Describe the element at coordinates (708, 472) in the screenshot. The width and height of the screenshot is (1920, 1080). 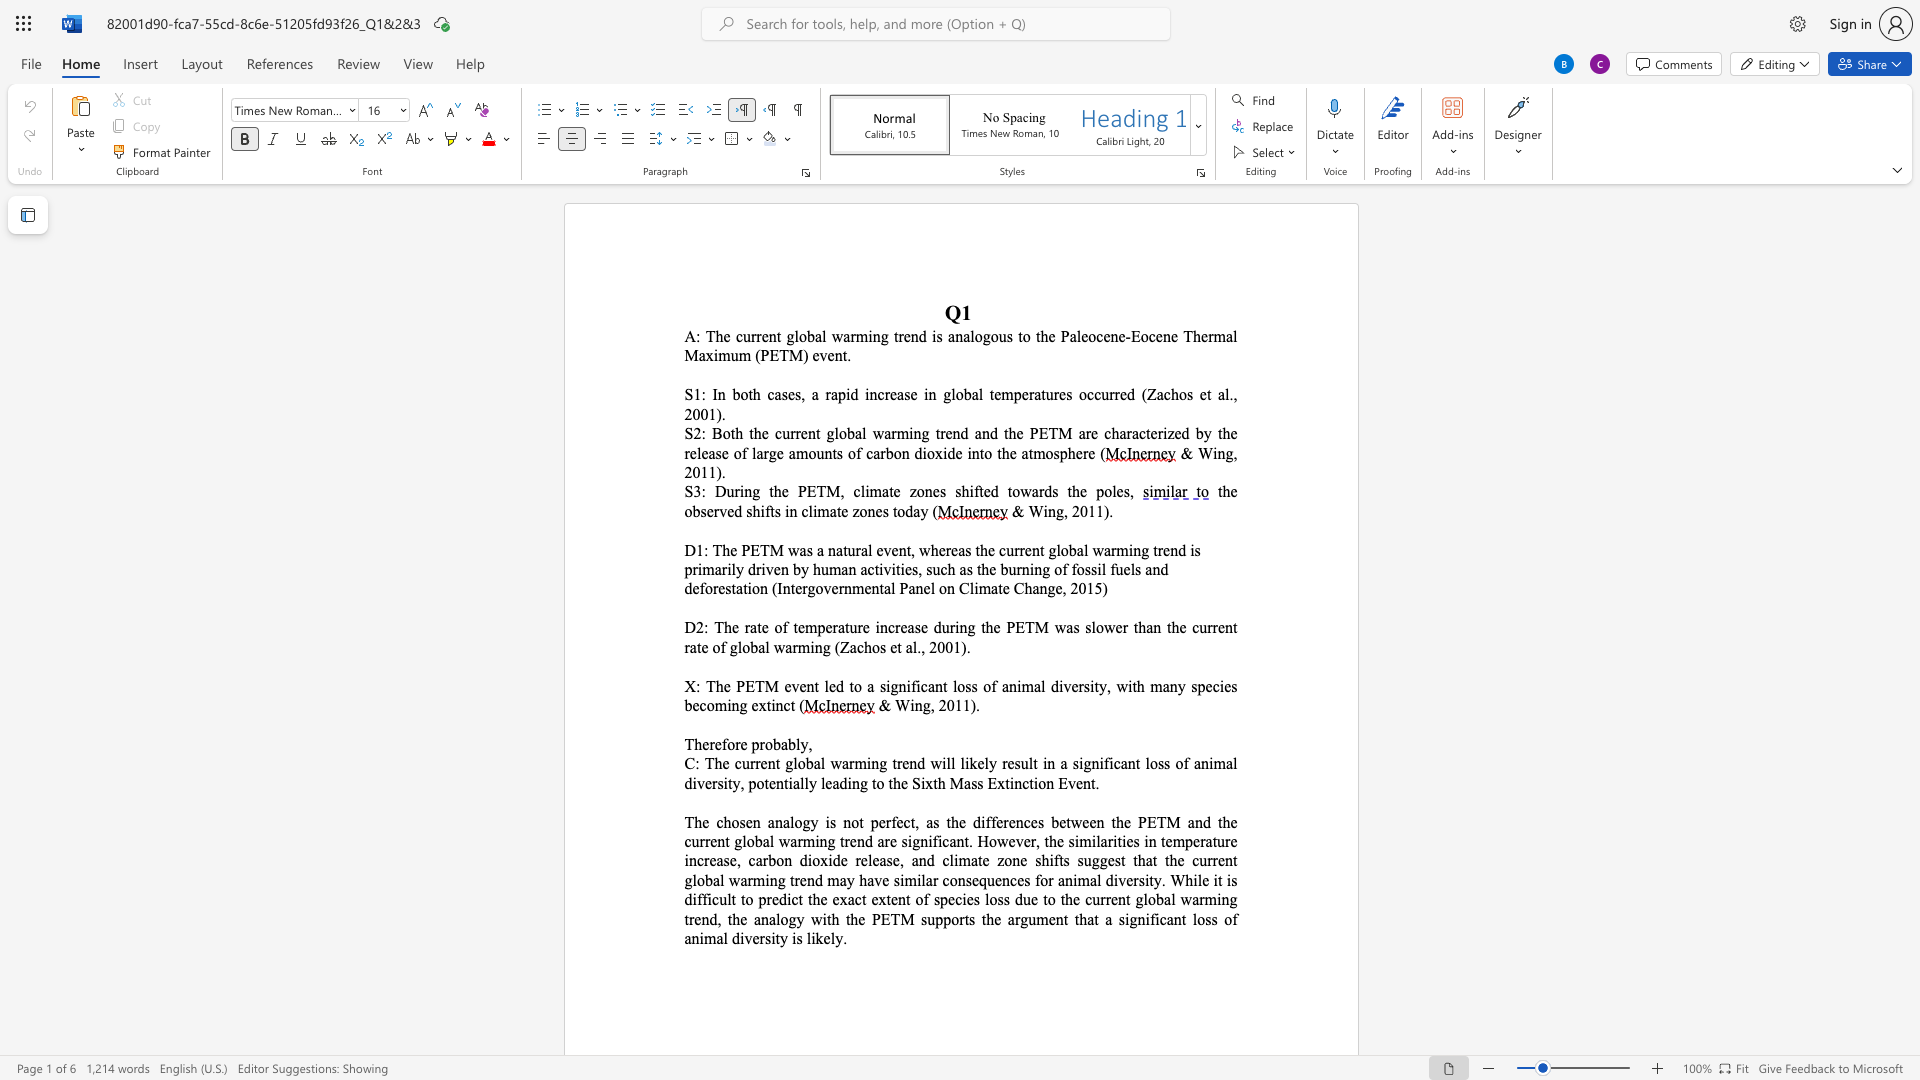
I see `the space between the continuous character "1" and "1" in the text` at that location.